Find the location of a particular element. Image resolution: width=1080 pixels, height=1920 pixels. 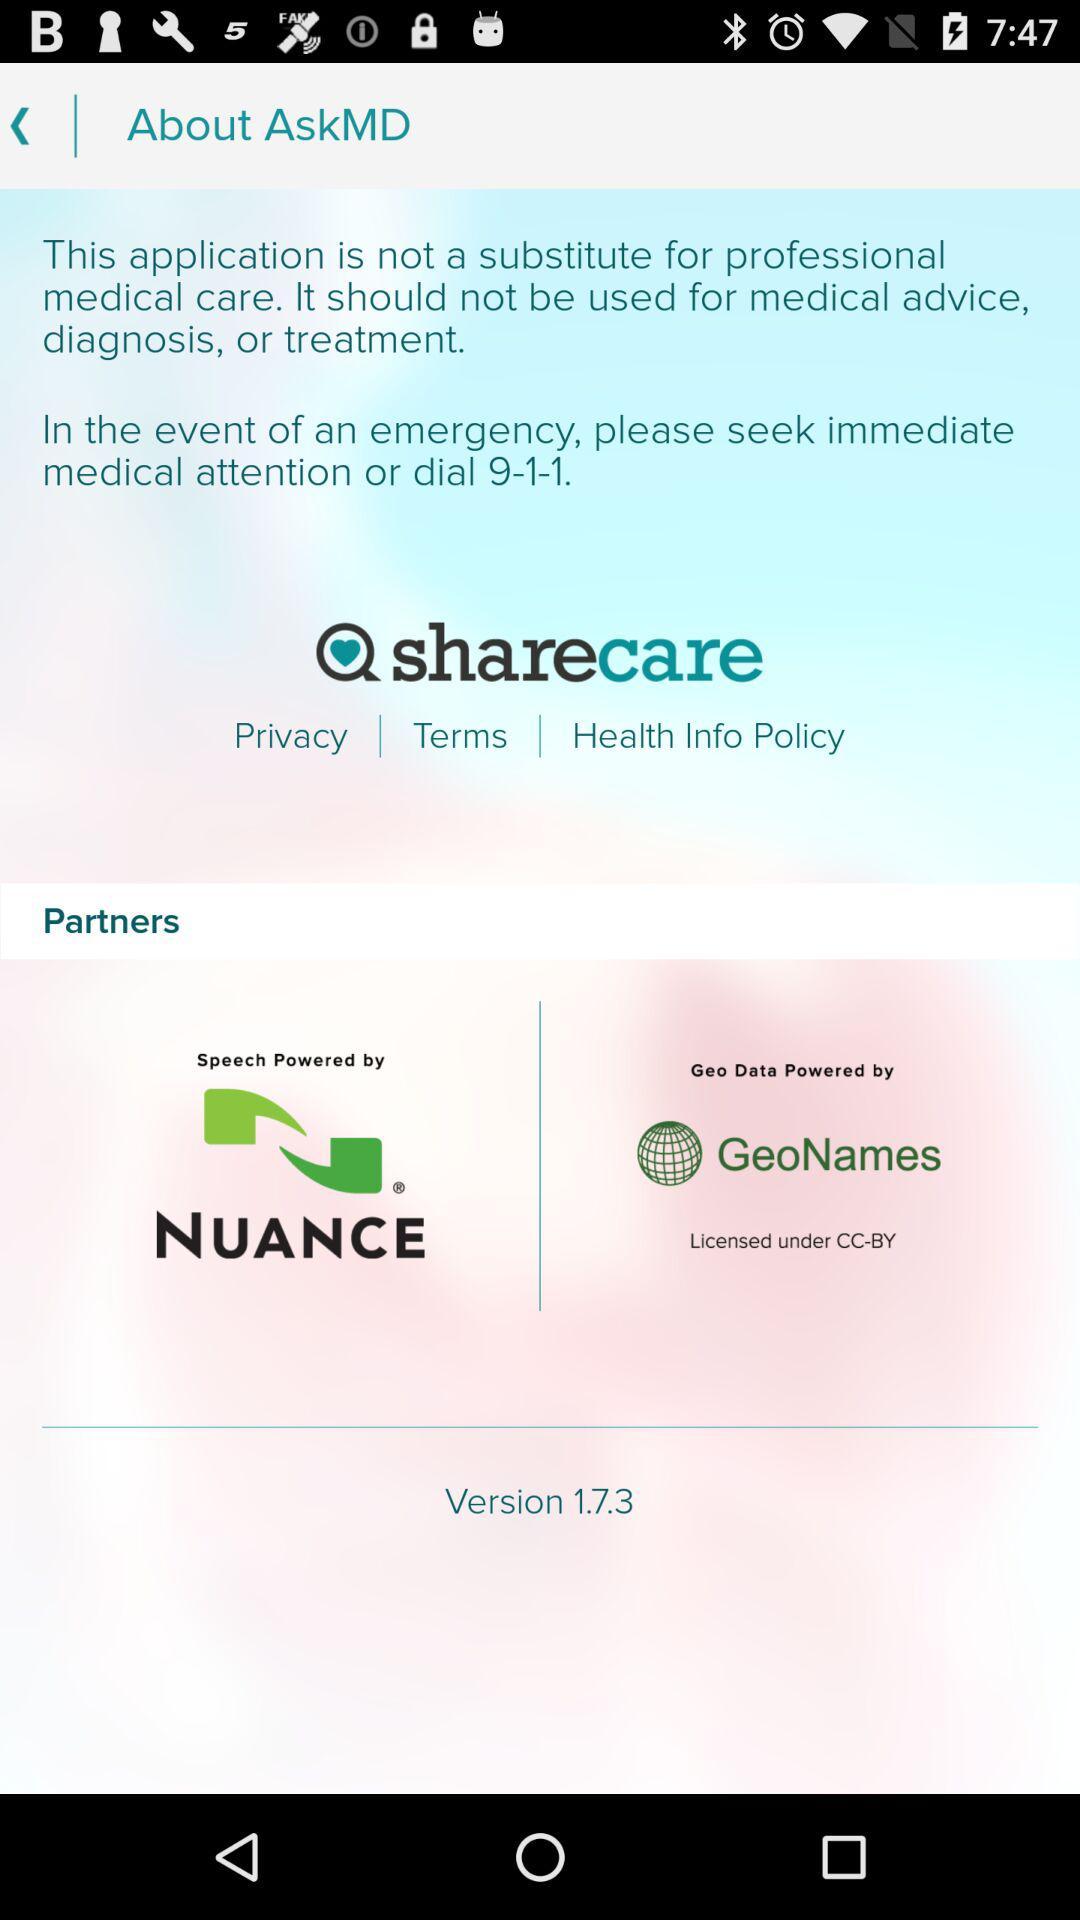

text which is right to privacy is located at coordinates (460, 735).